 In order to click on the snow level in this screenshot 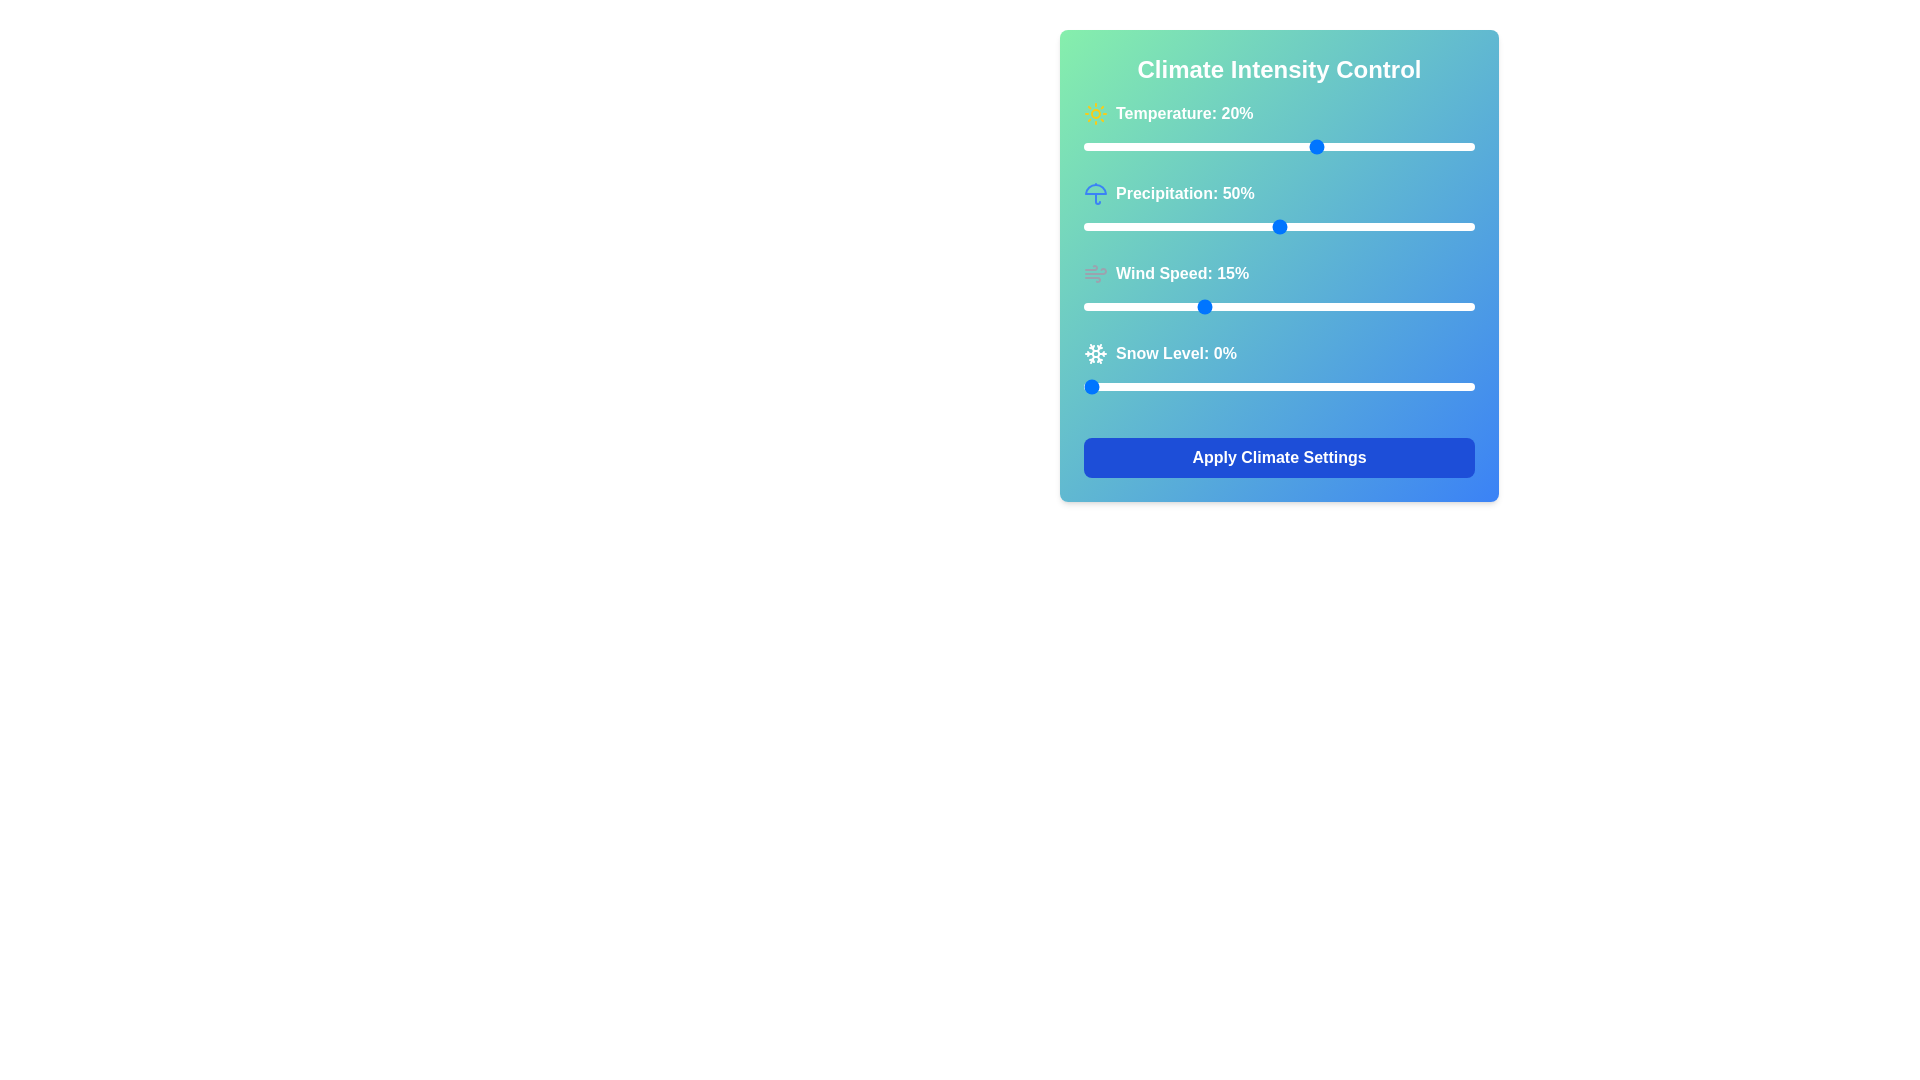, I will do `click(1467, 386)`.